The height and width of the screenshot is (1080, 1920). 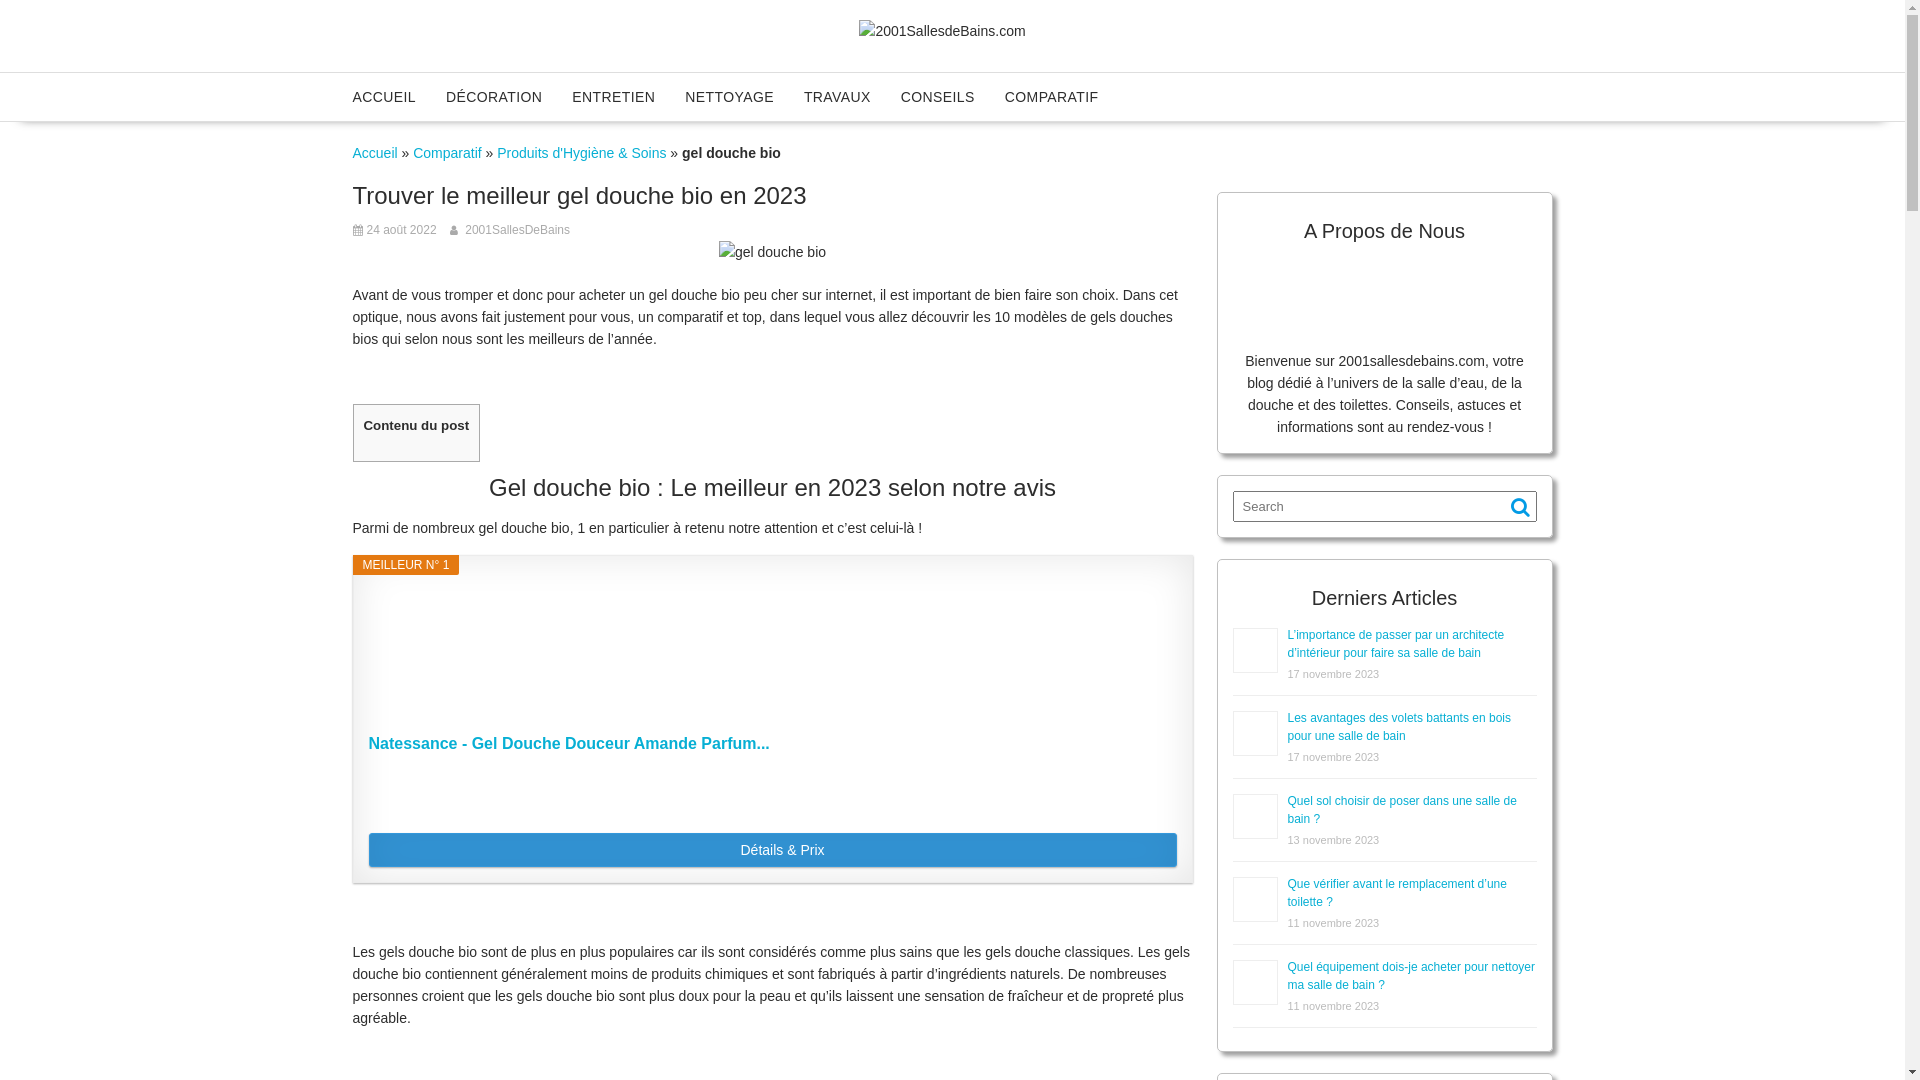 What do you see at coordinates (728, 96) in the screenshot?
I see `'NETTOYAGE'` at bounding box center [728, 96].